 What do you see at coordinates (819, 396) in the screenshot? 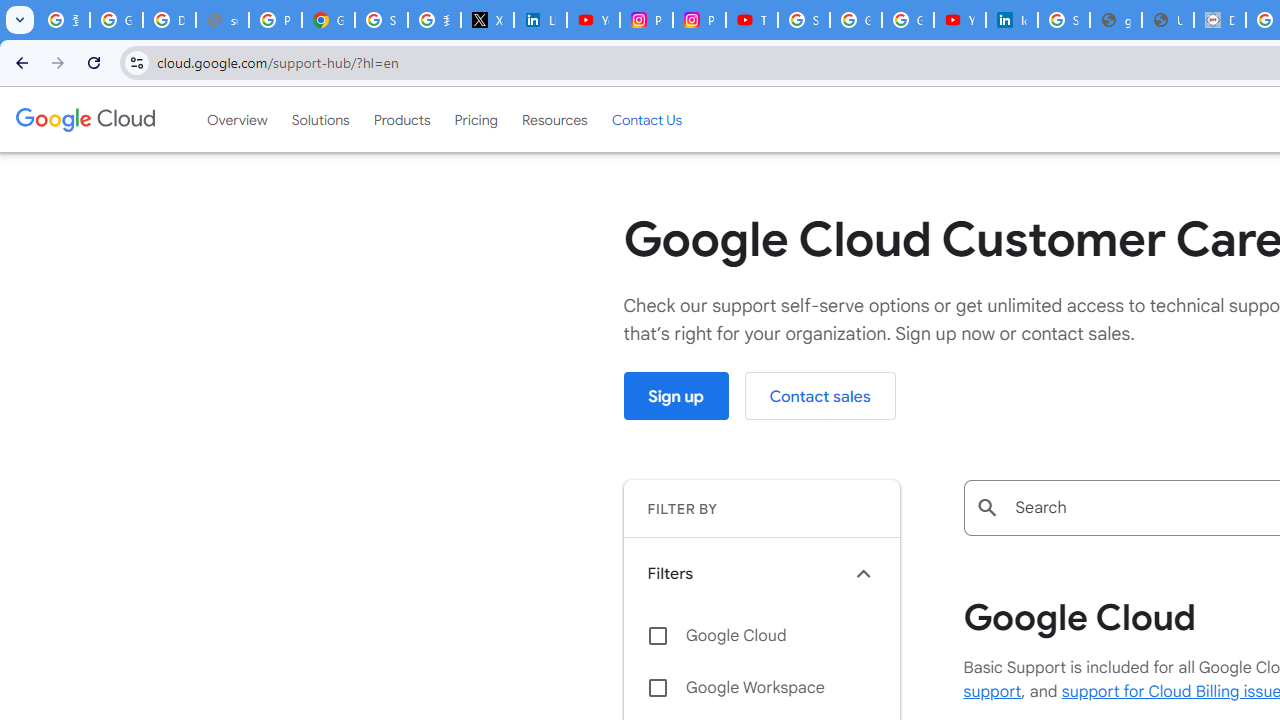
I see `'Contact sales'` at bounding box center [819, 396].